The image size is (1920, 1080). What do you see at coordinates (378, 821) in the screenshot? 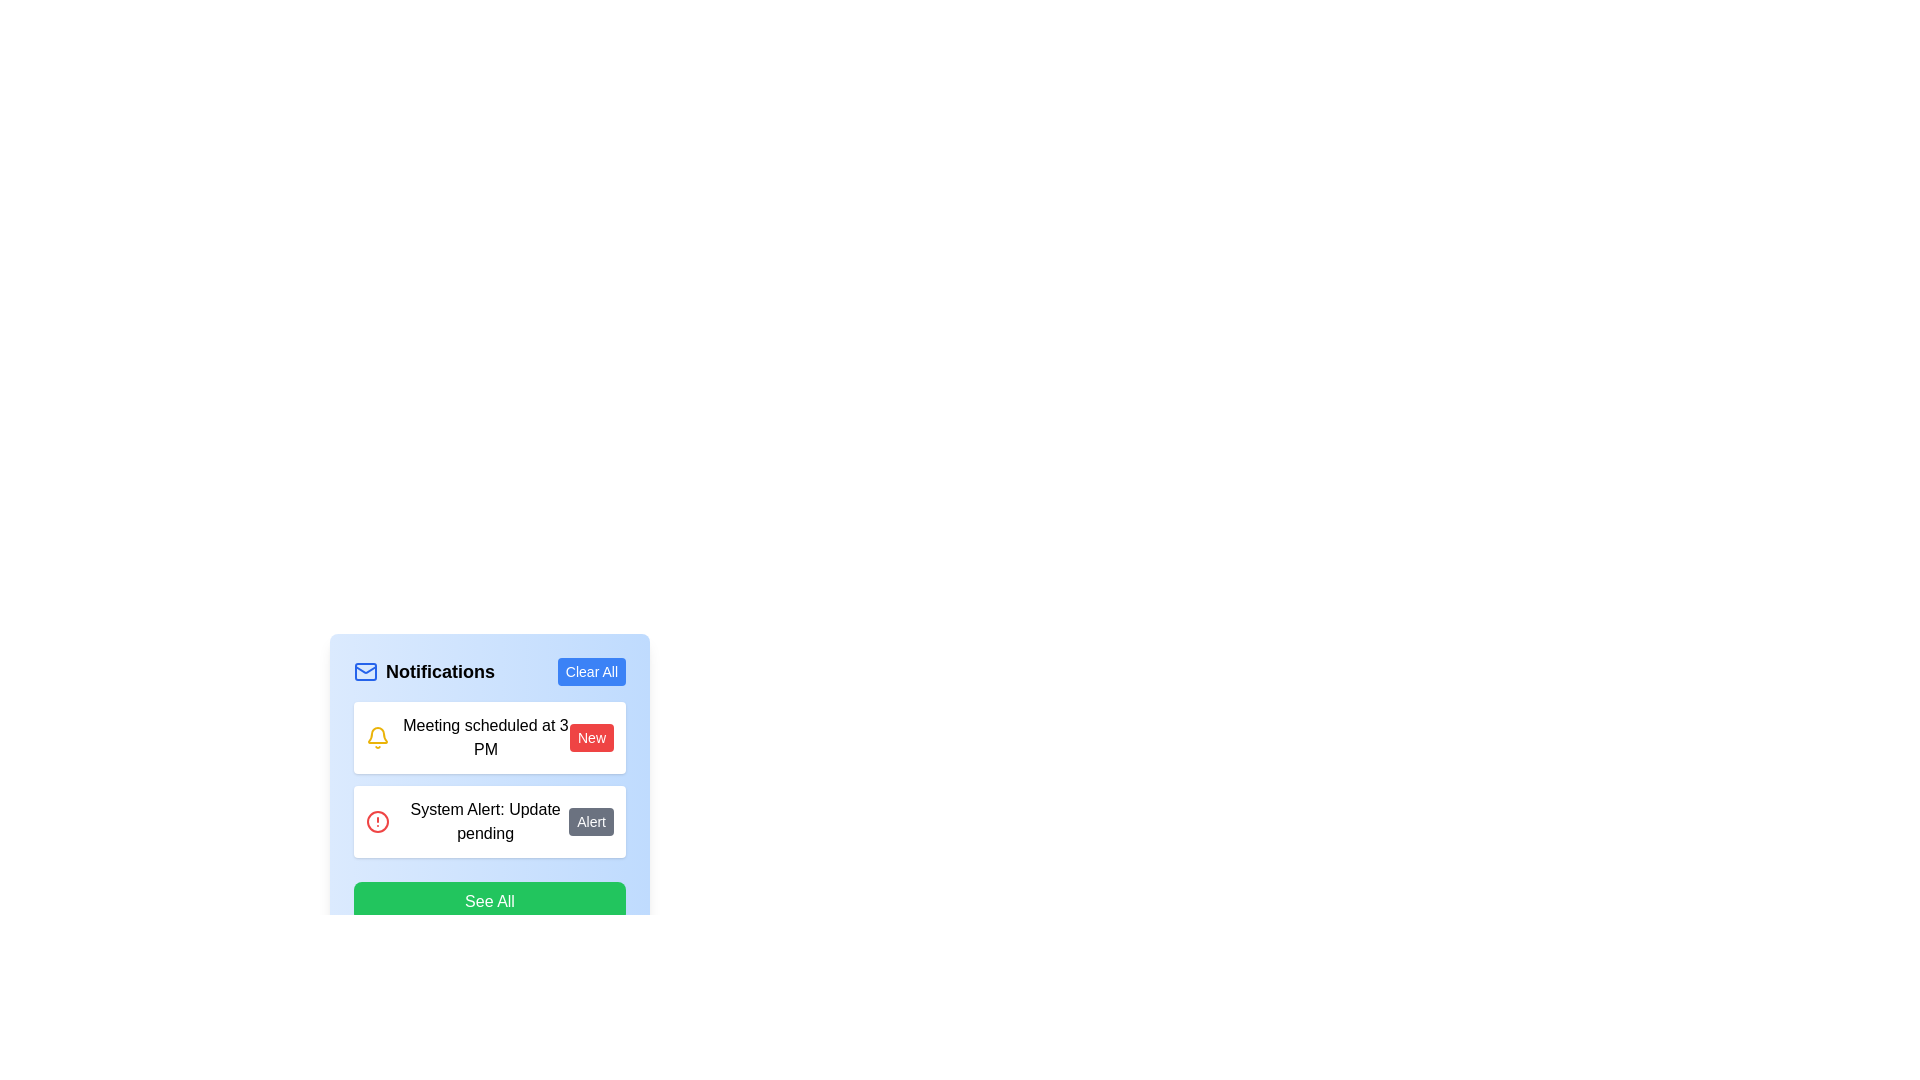
I see `the alert icon located to the left of the message 'System Alert: Update pending' in the notification box` at bounding box center [378, 821].